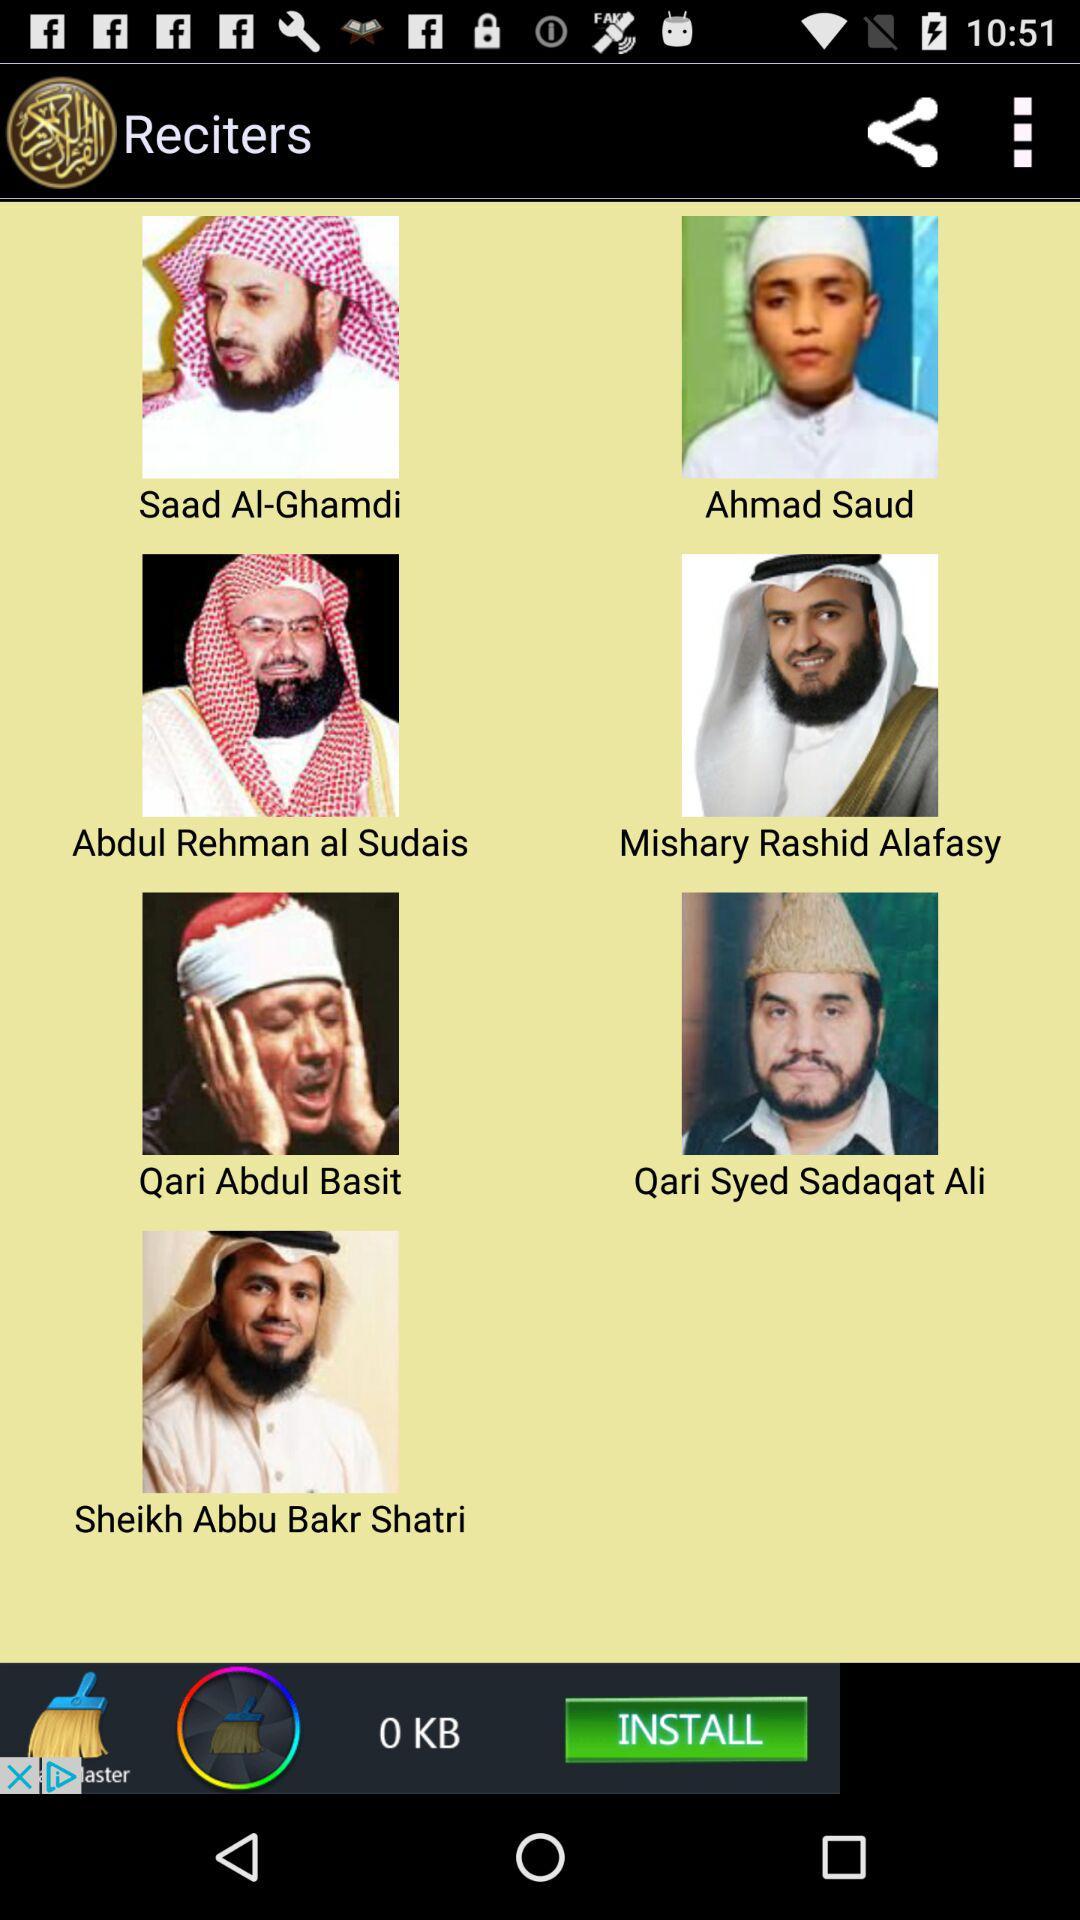 The width and height of the screenshot is (1080, 1920). Describe the element at coordinates (60, 131) in the screenshot. I see `the reciters icon` at that location.